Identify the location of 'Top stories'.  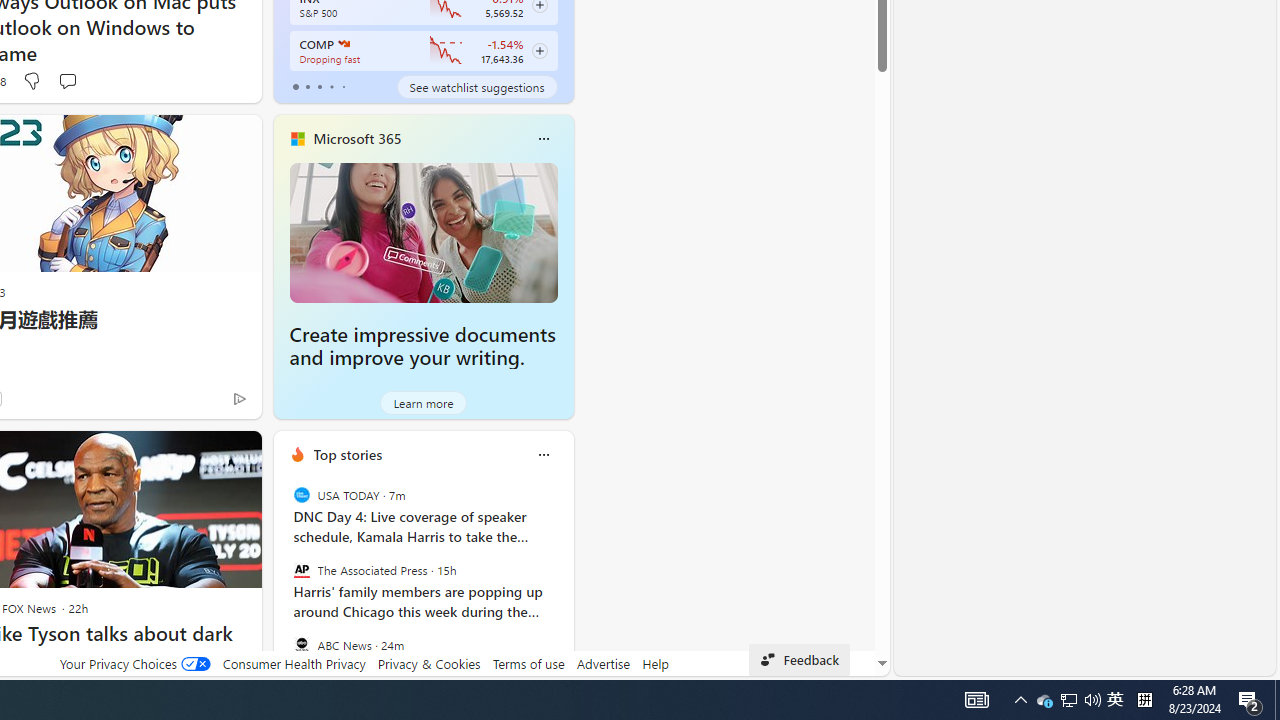
(348, 454).